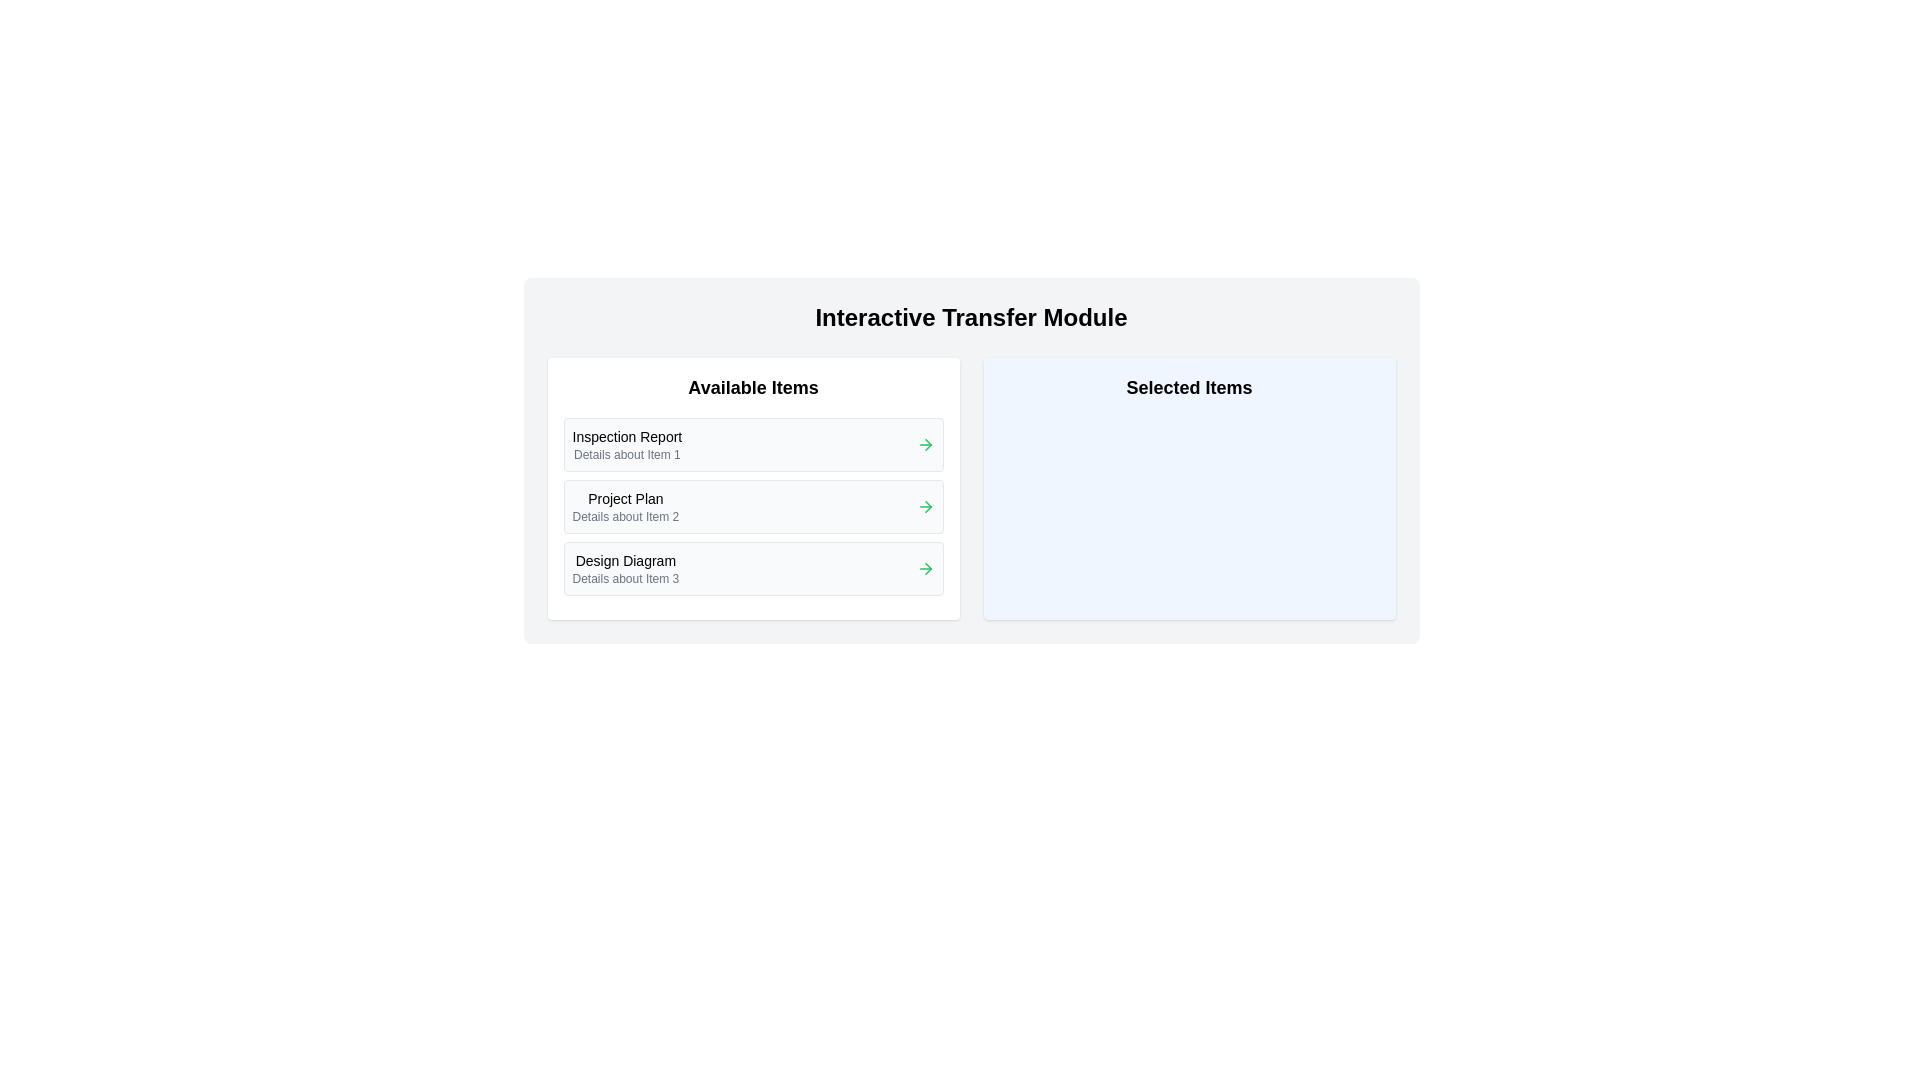 The width and height of the screenshot is (1920, 1080). Describe the element at coordinates (927, 505) in the screenshot. I see `the arrow icon associated with the 'Project Plan' entry in the 'Available Items' section, which is the second icon in line with the text` at that location.